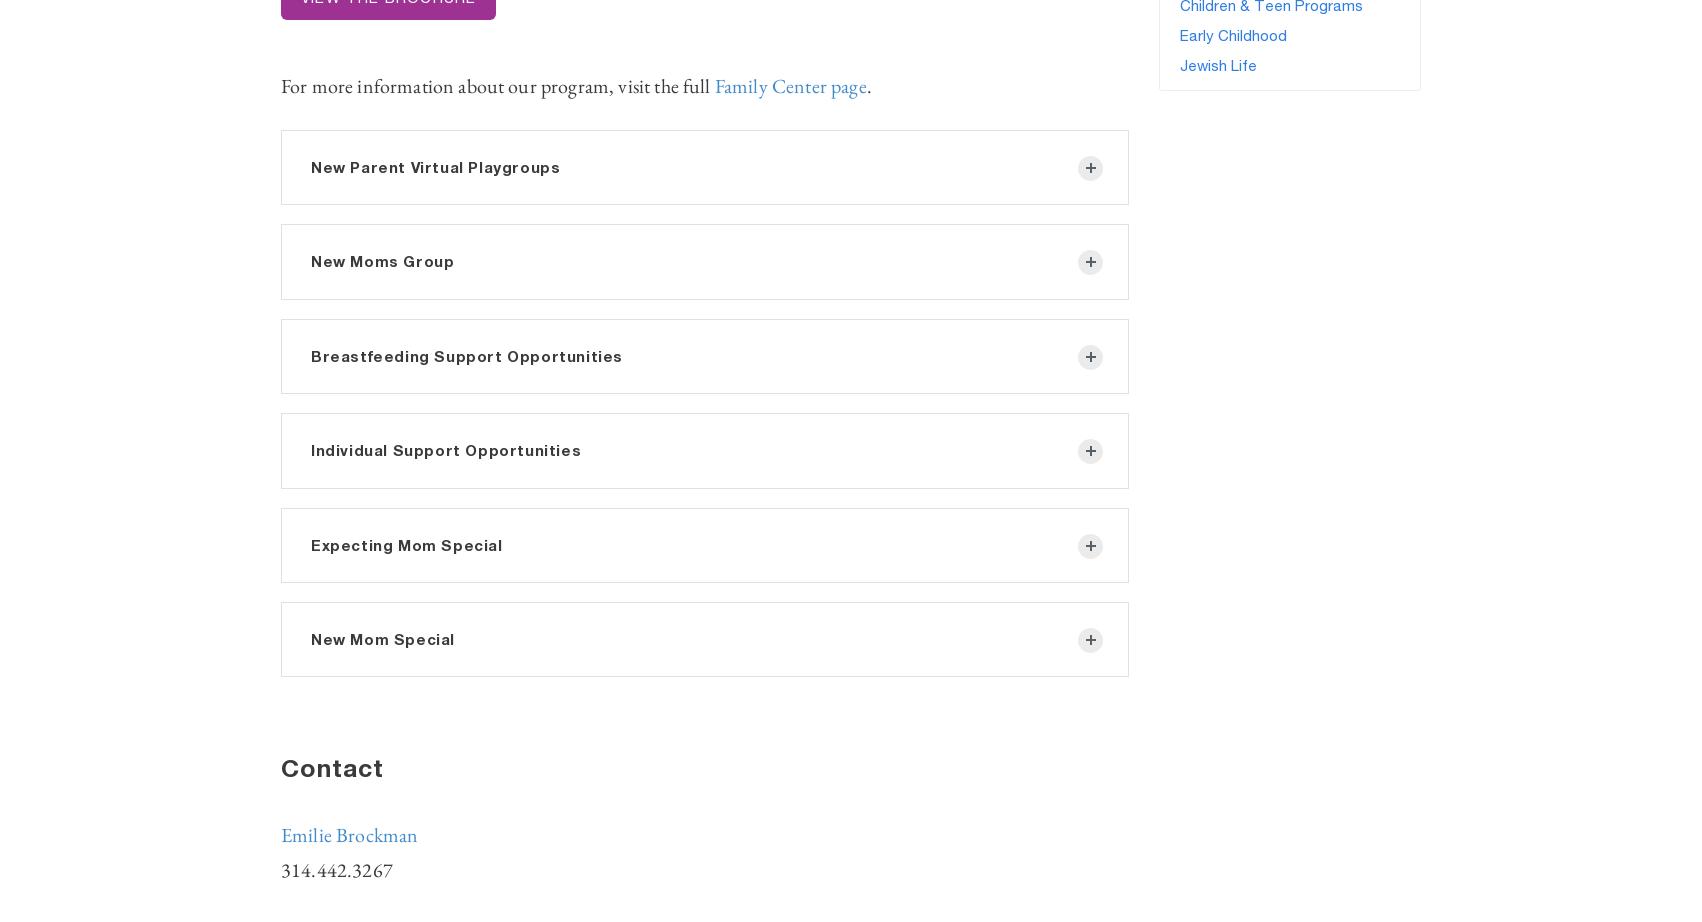  I want to click on '.', so click(868, 85).